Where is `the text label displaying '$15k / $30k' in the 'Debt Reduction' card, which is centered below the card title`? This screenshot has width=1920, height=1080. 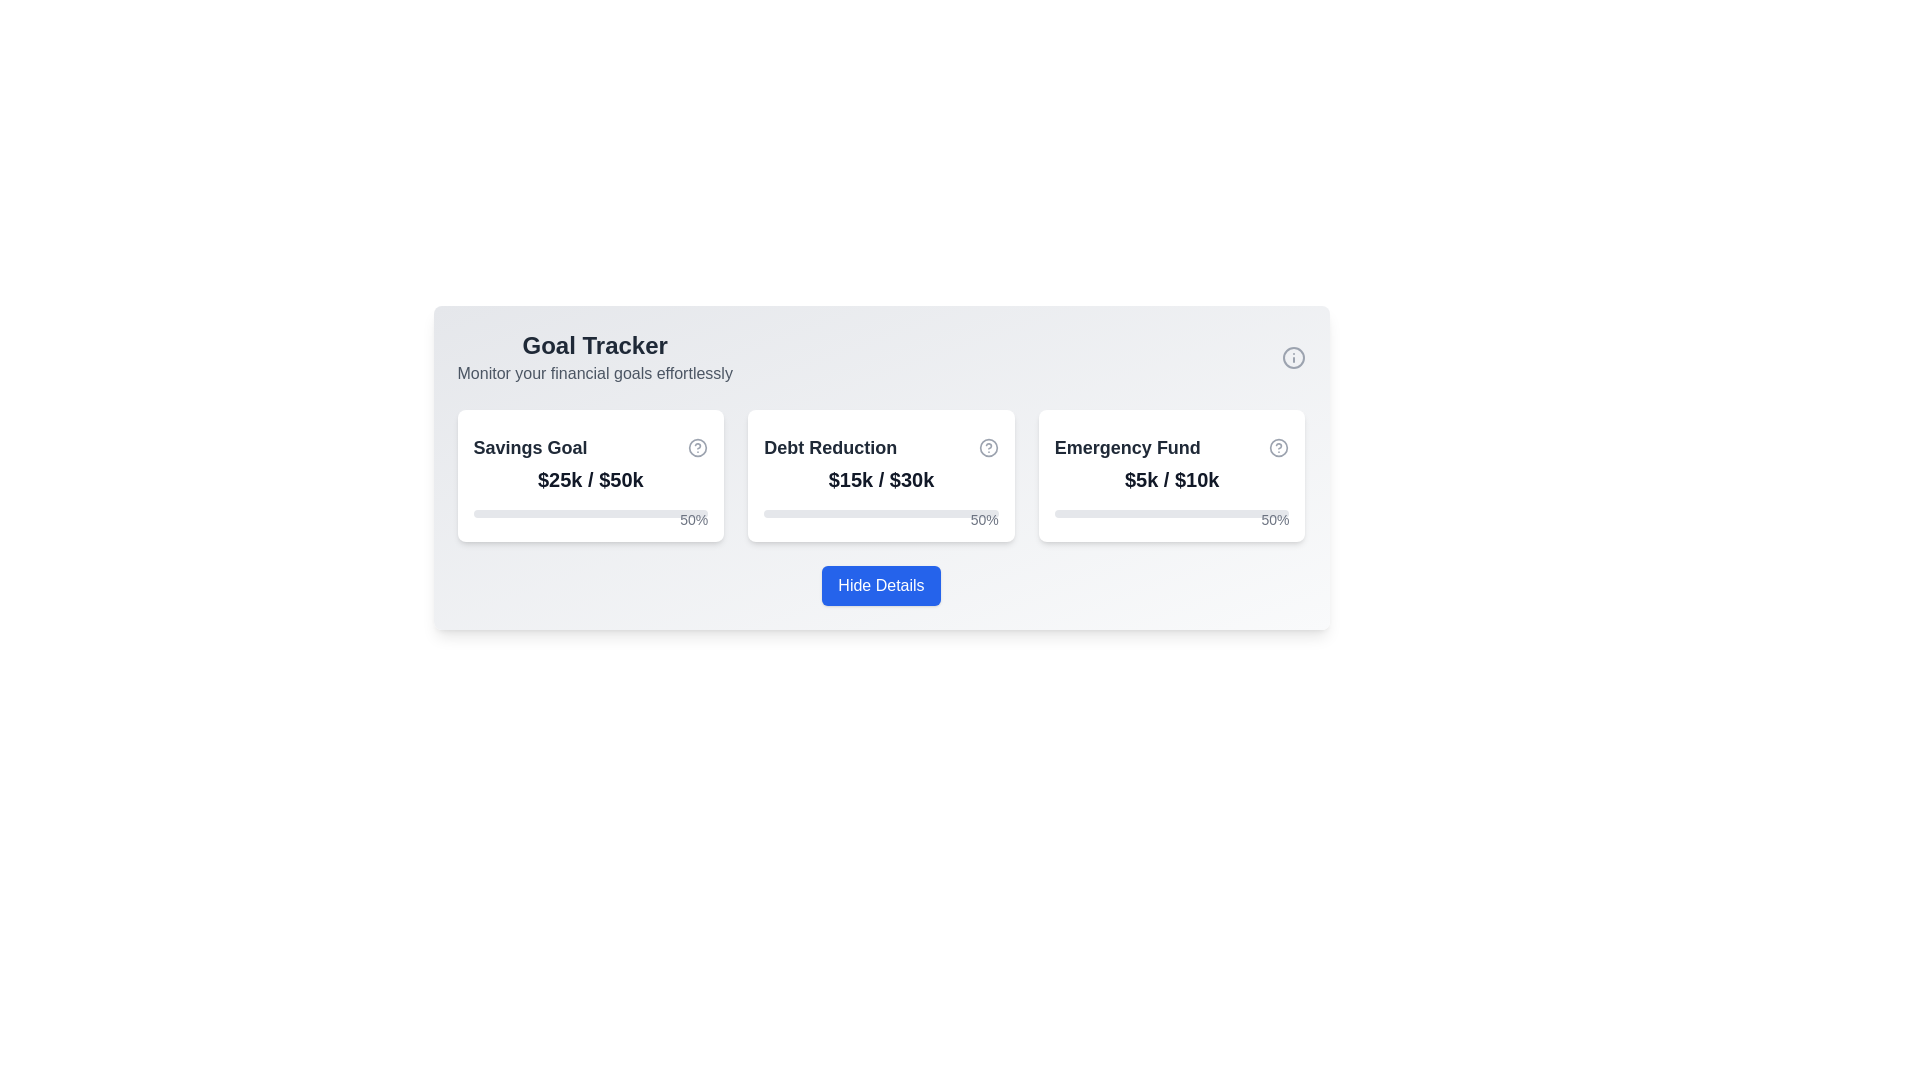
the text label displaying '$15k / $30k' in the 'Debt Reduction' card, which is centered below the card title is located at coordinates (880, 479).